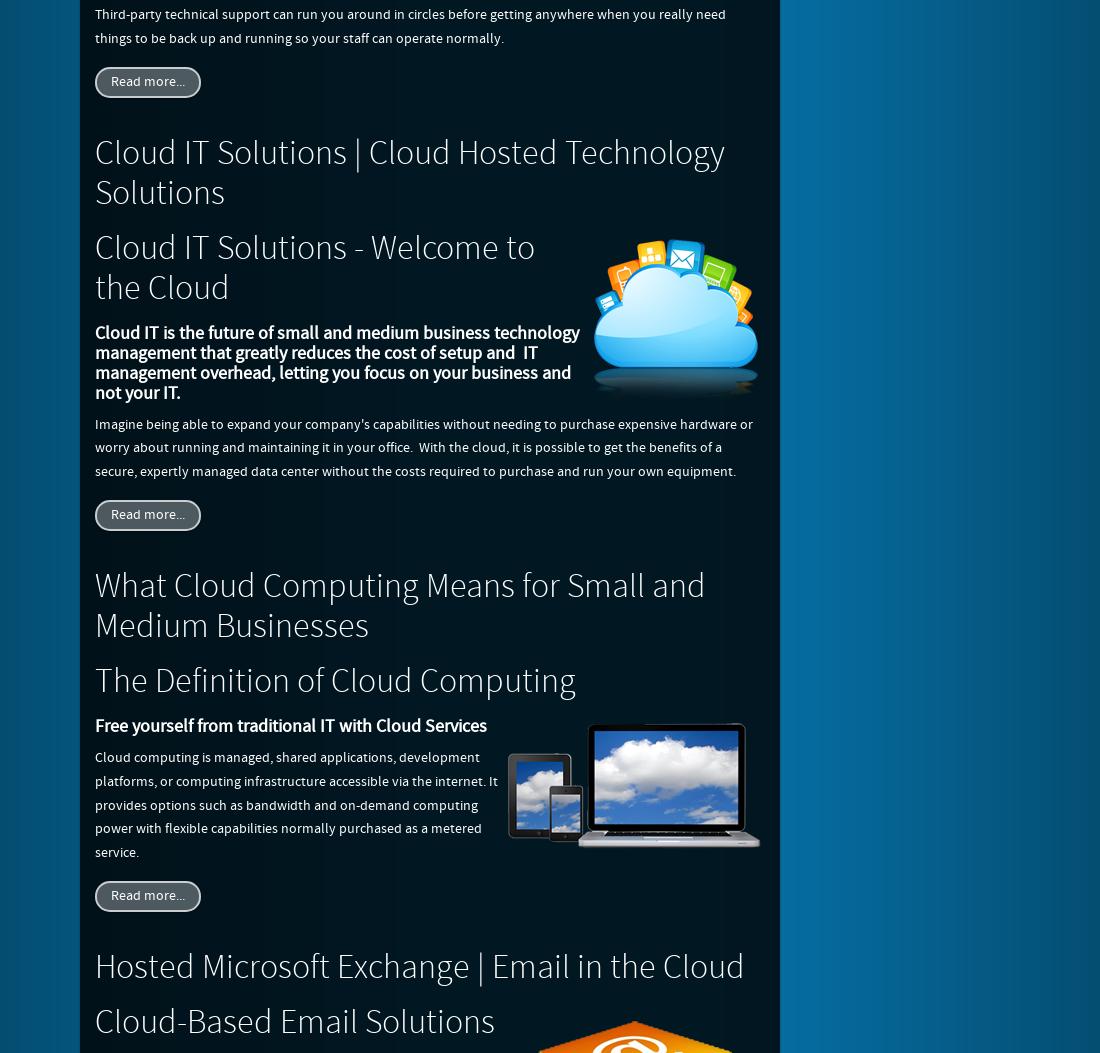  I want to click on 'The Definition of Cloud Computing', so click(95, 682).